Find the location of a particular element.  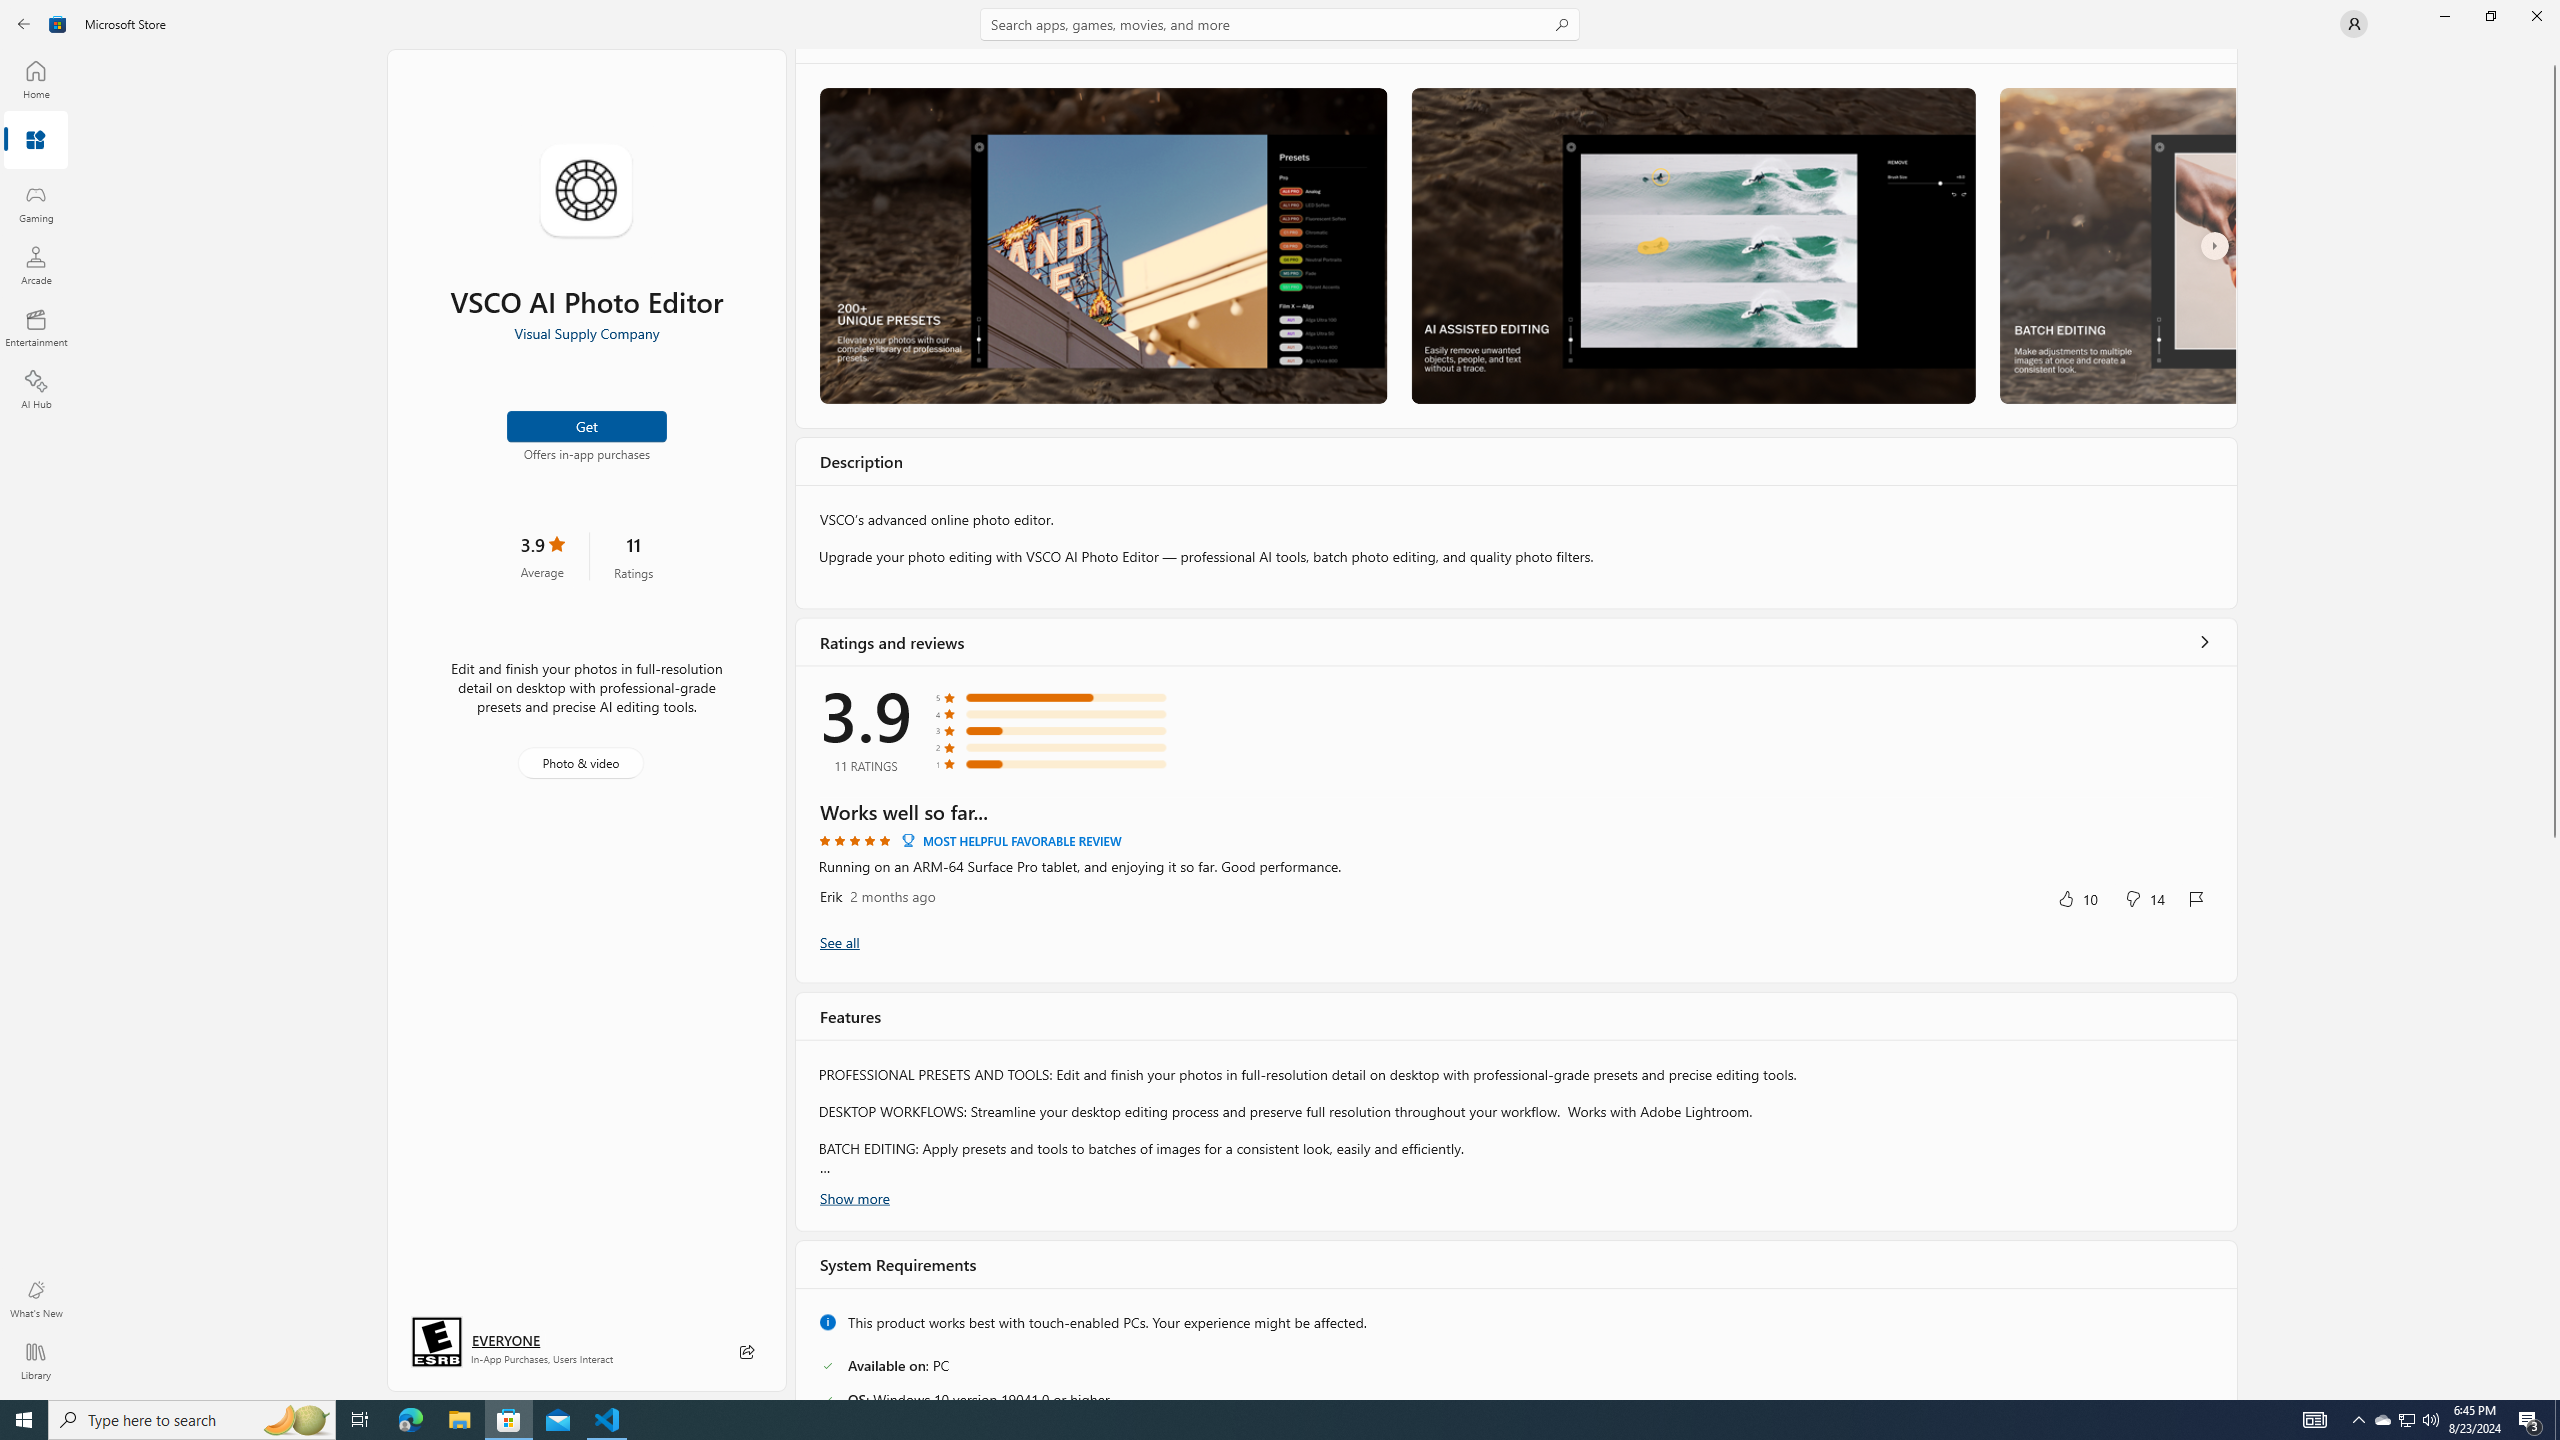

'User profile' is located at coordinates (2352, 22).